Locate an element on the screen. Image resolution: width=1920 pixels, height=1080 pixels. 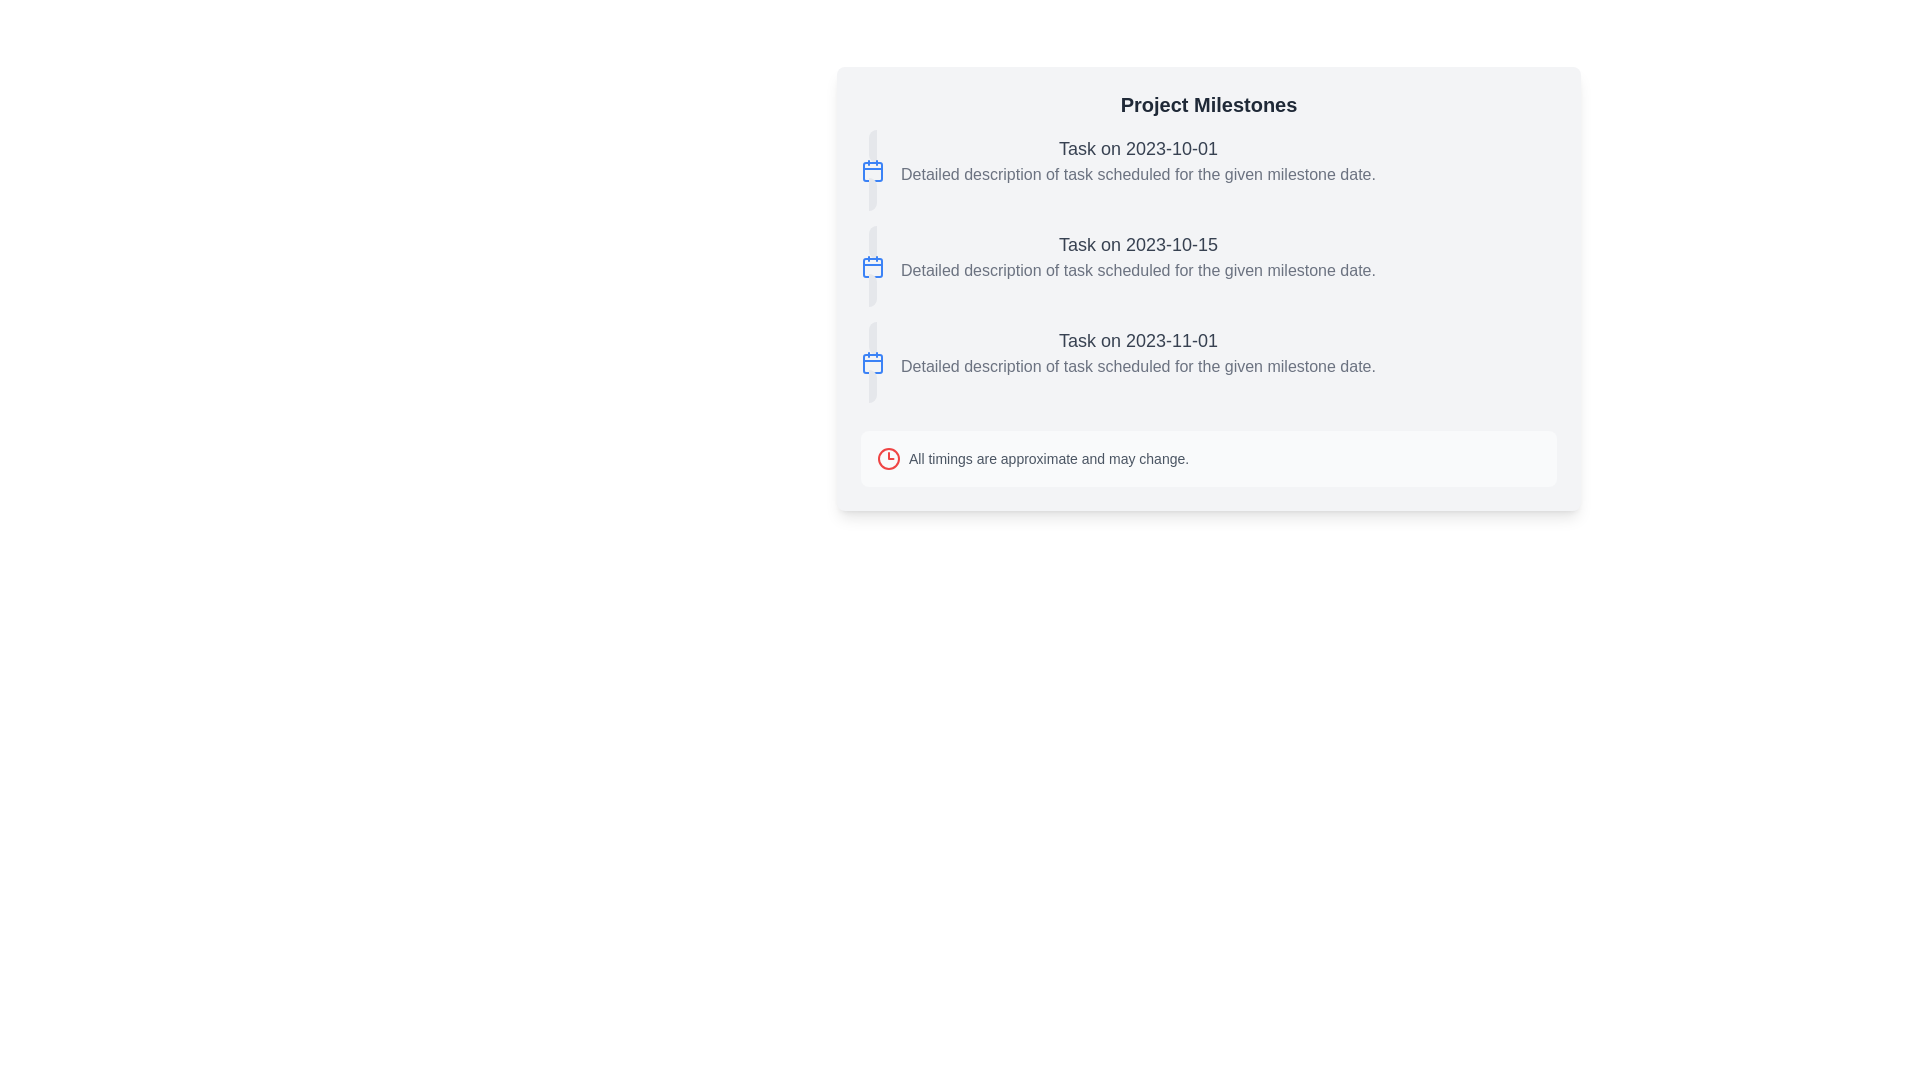
the second calendar icon button associated with the milestone for 'Task on 2023-10-15' is located at coordinates (873, 265).